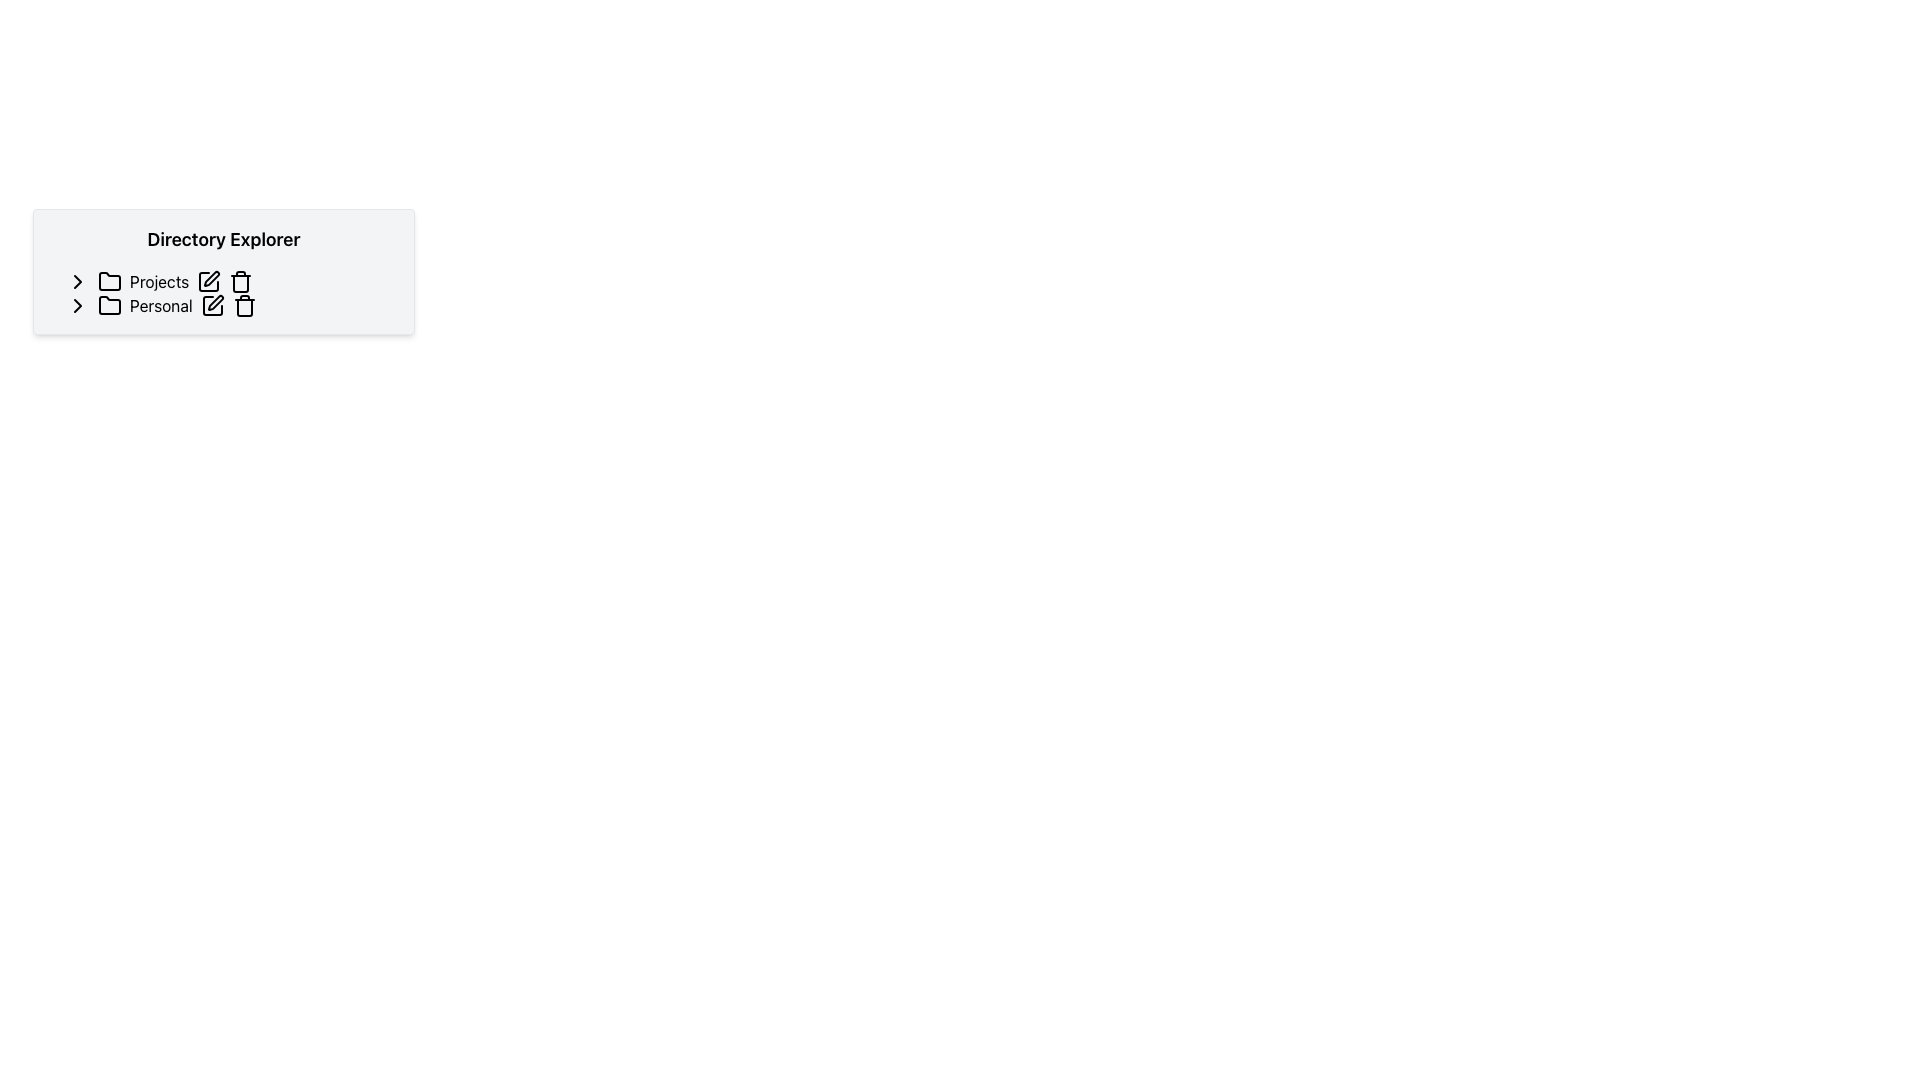 The width and height of the screenshot is (1920, 1080). I want to click on the pencil icon button located to the right of the 'Projects' label in the directory explorer interface, so click(209, 281).